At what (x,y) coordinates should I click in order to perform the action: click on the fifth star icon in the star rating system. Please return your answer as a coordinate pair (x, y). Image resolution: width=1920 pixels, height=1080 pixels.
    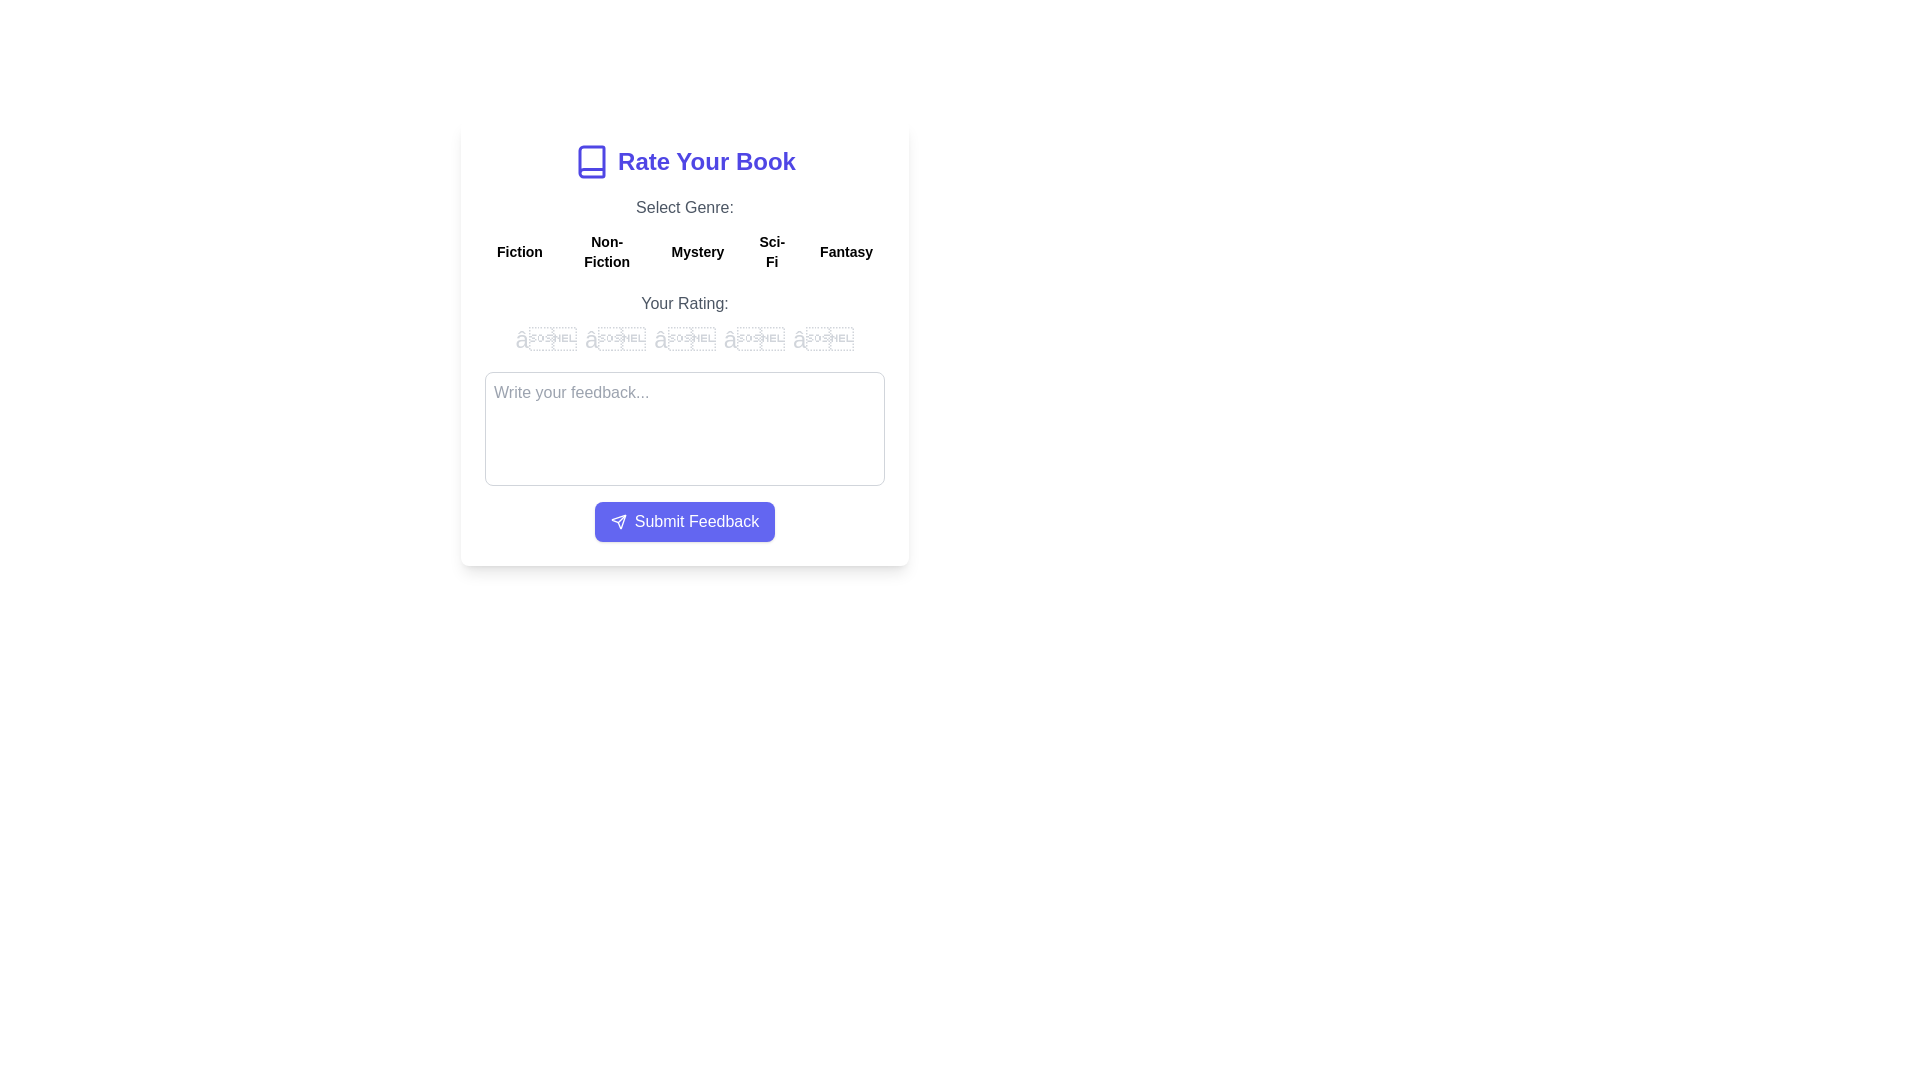
    Looking at the image, I should click on (823, 338).